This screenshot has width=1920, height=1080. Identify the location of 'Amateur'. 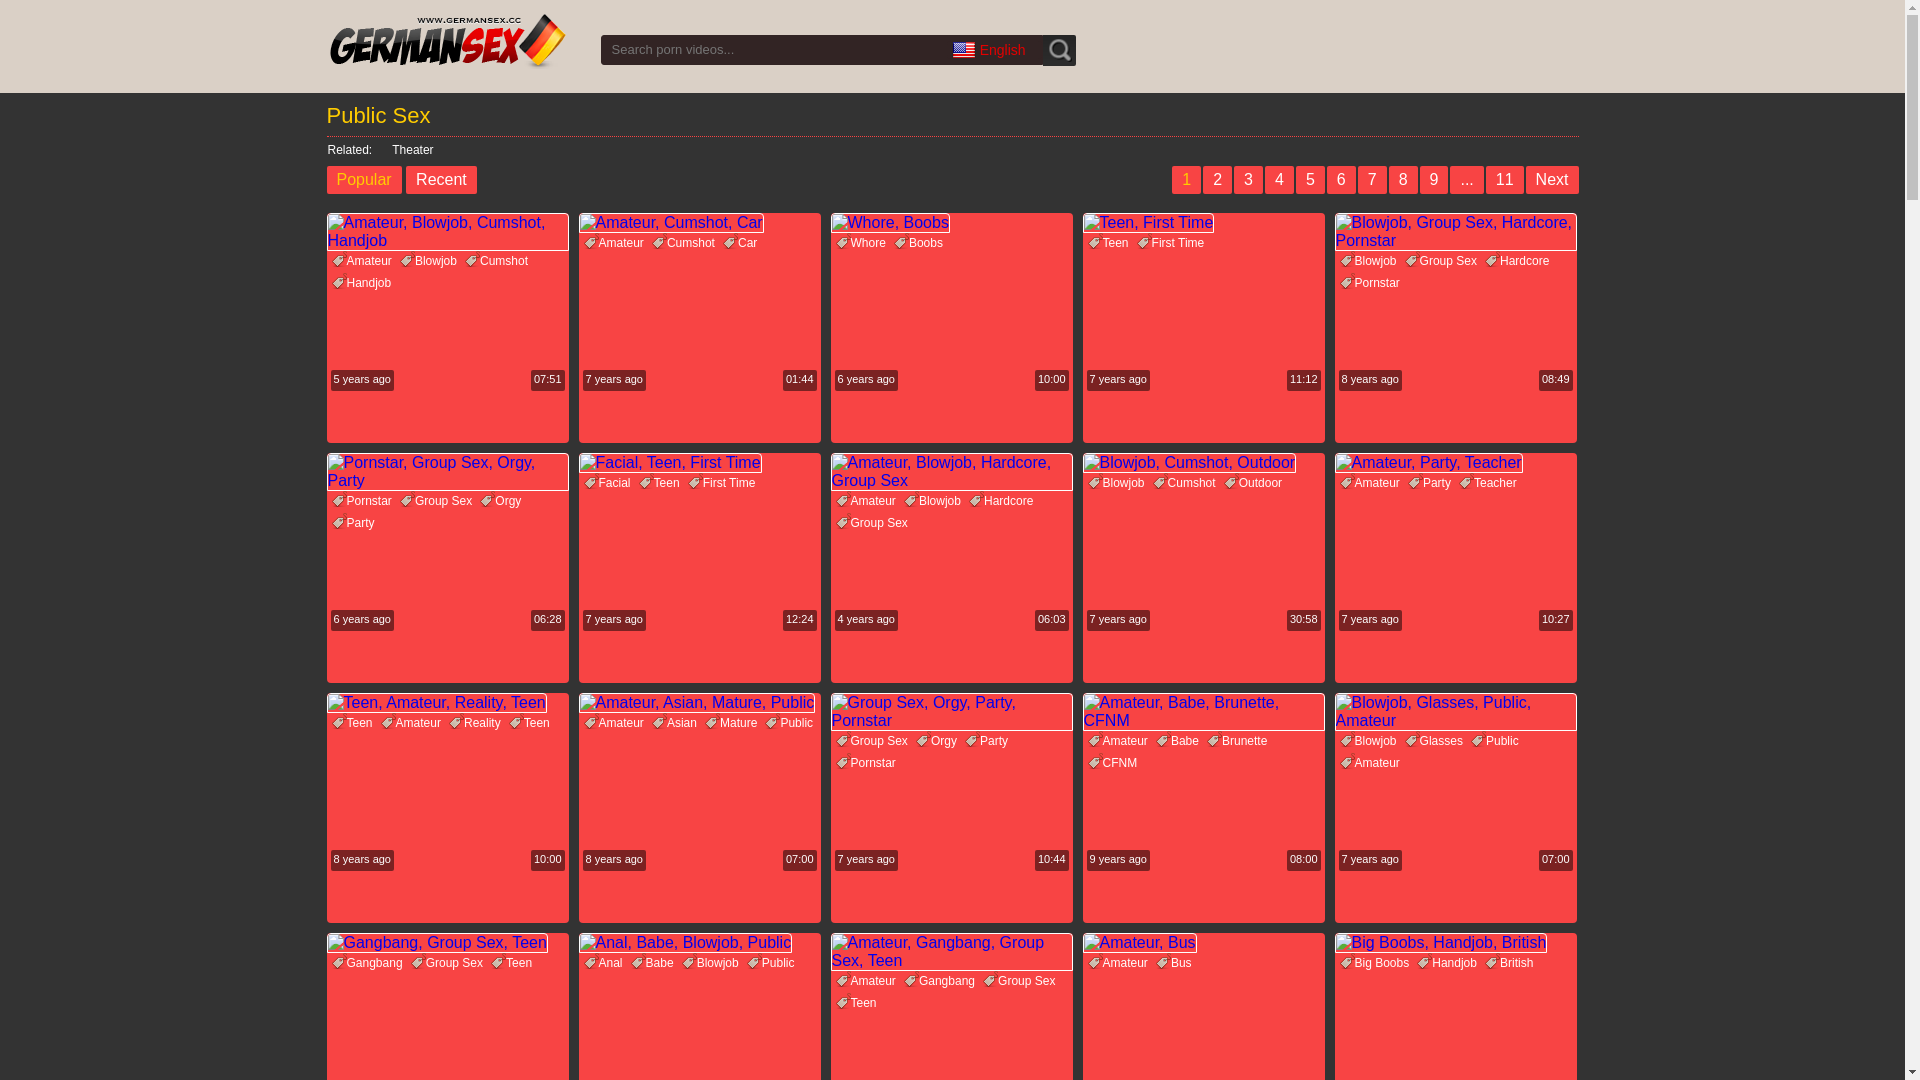
(364, 260).